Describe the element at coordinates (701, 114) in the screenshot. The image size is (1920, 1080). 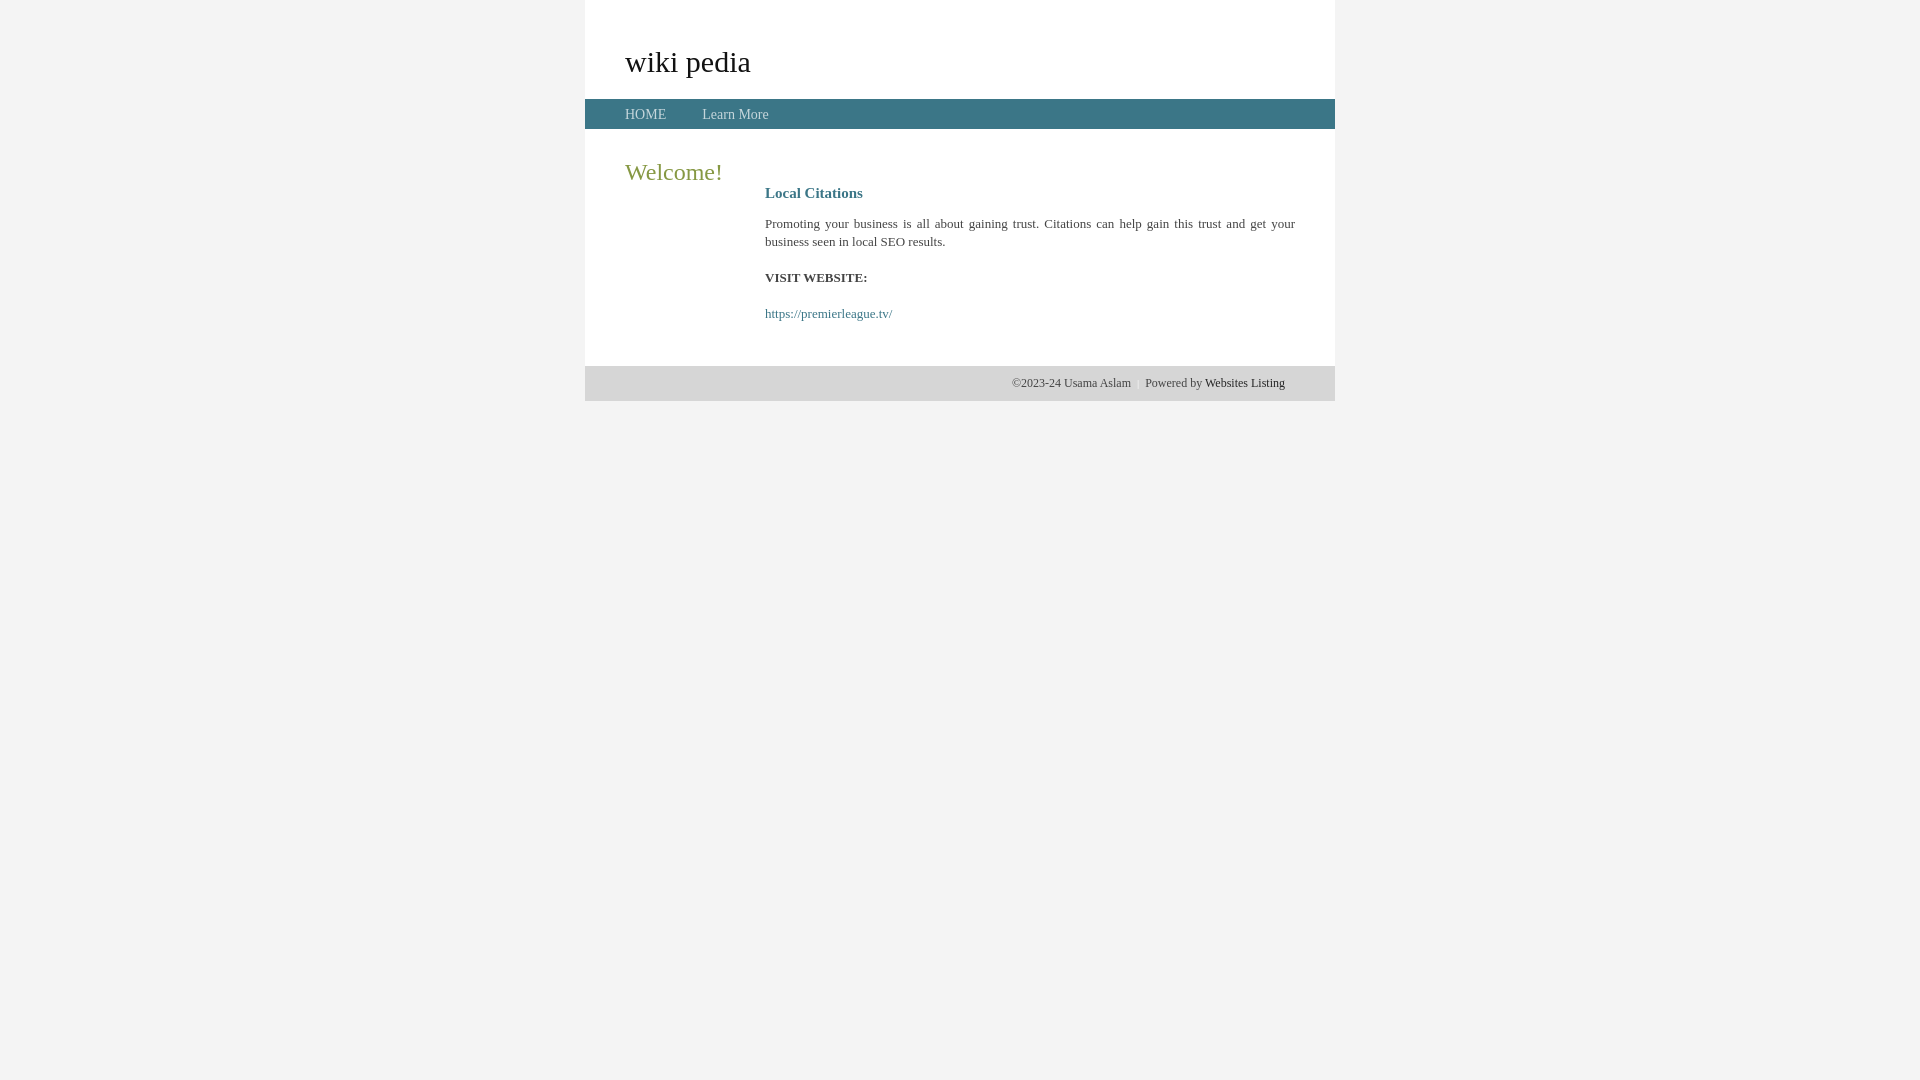
I see `'Learn More'` at that location.